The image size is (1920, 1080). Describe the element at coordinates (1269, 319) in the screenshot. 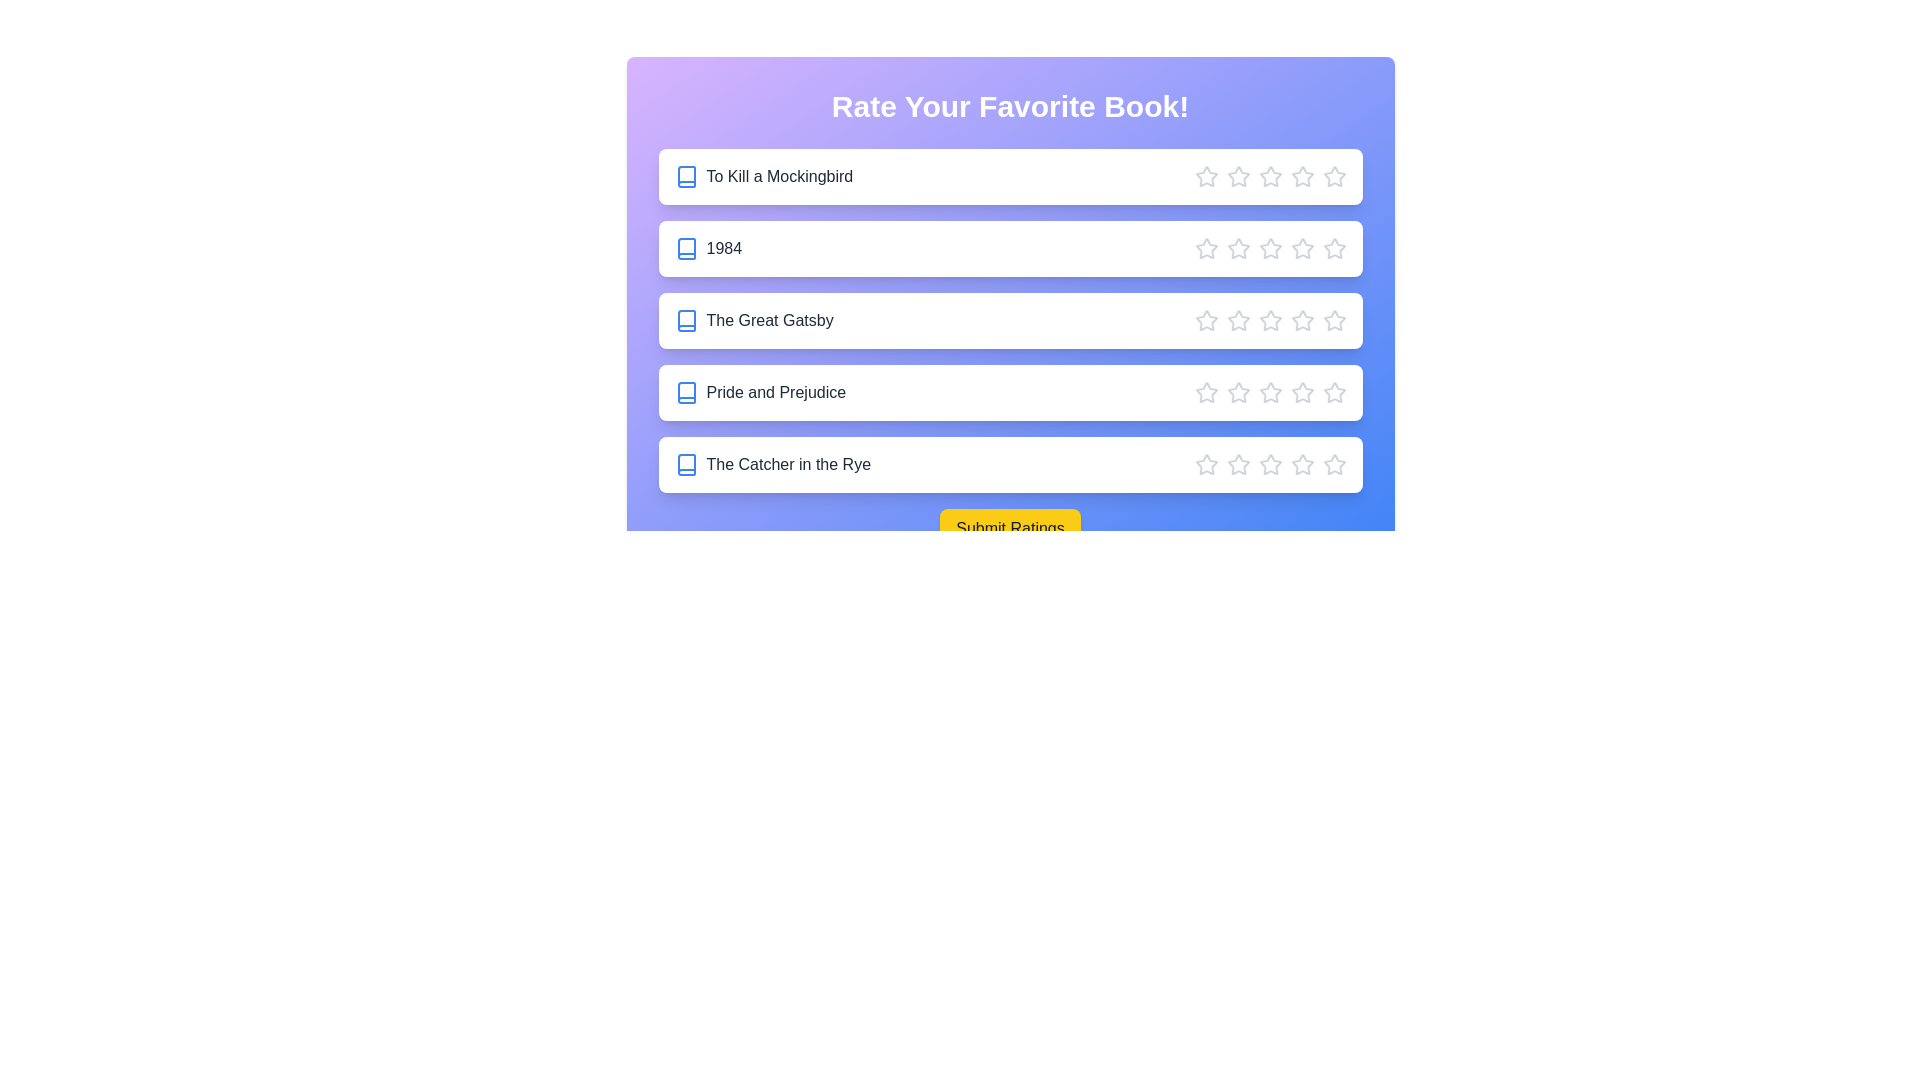

I see `the star corresponding to 3 stars for the book 'The Great Gatsby'` at that location.